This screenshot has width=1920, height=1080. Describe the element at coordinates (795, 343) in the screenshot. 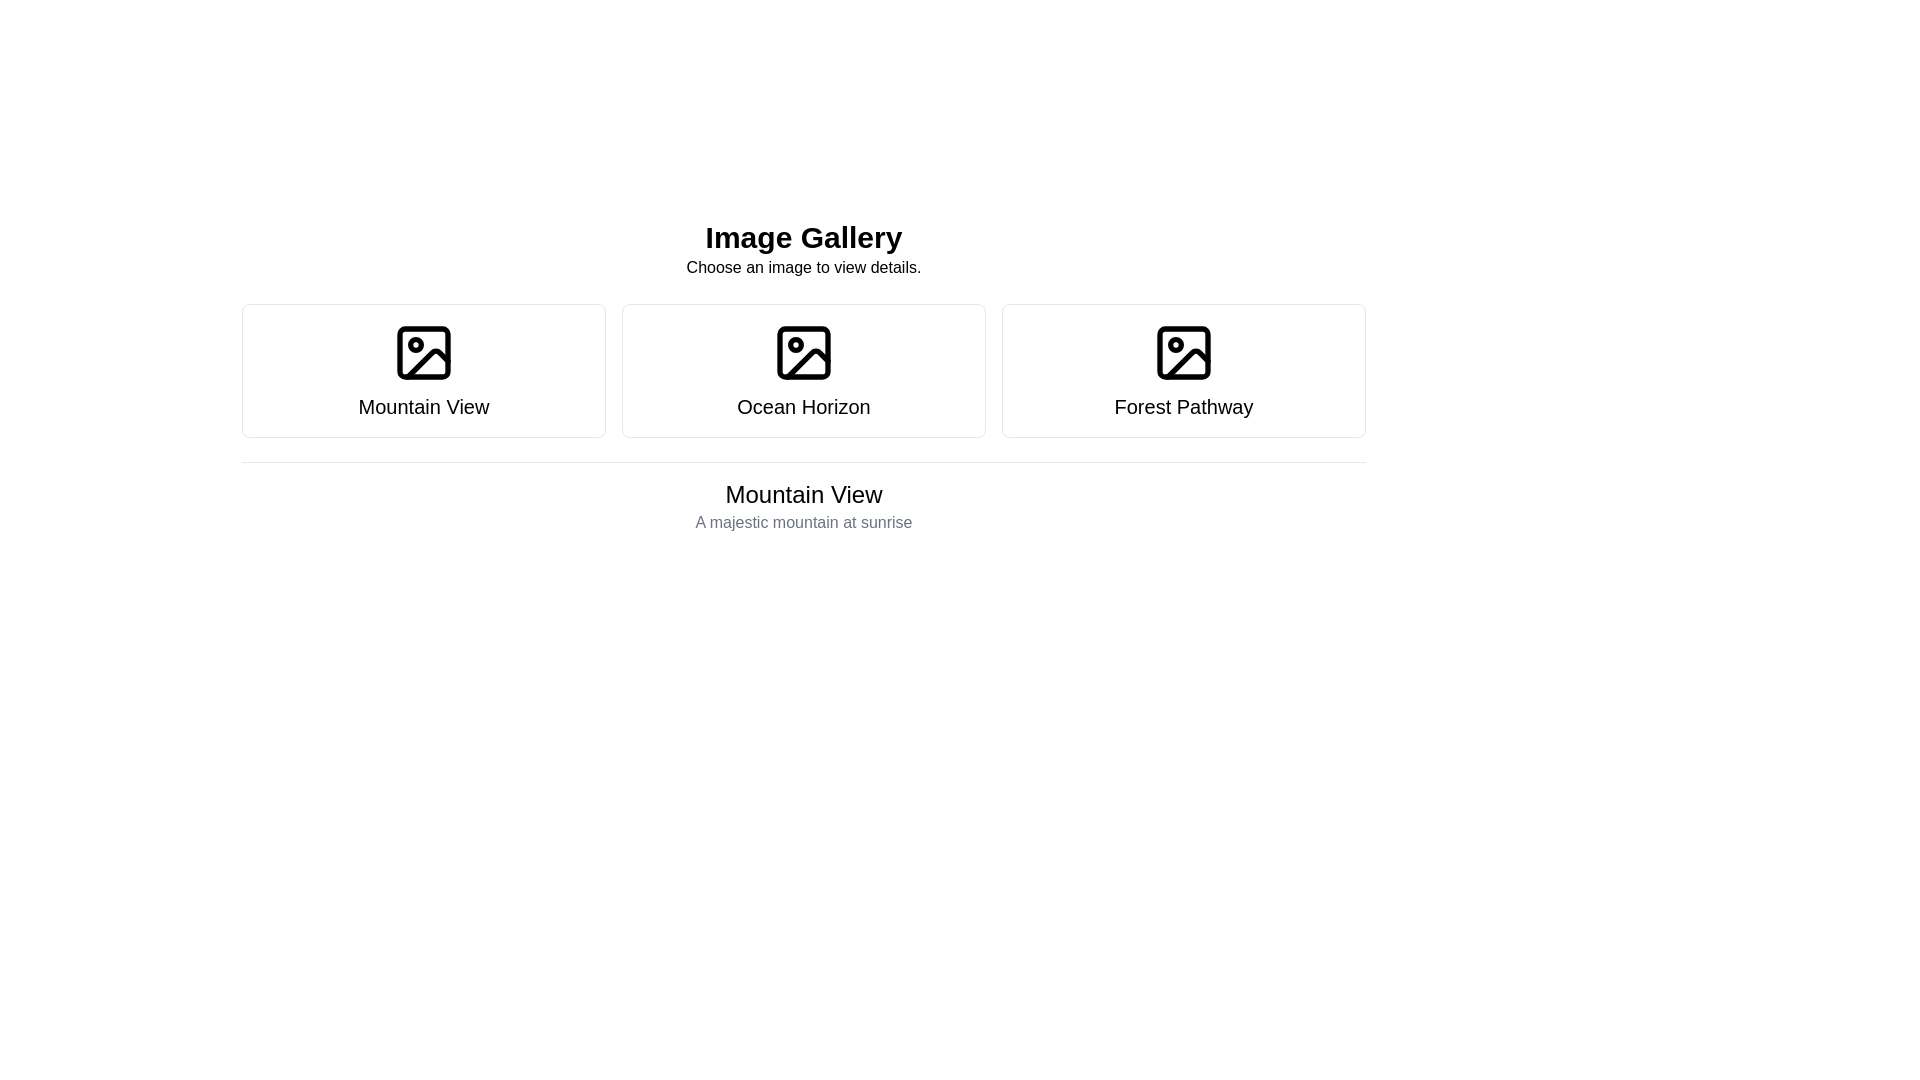

I see `the graphical detail circle within the 'Ocean Horizon' icon, located near the top-left corner of the icon` at that location.